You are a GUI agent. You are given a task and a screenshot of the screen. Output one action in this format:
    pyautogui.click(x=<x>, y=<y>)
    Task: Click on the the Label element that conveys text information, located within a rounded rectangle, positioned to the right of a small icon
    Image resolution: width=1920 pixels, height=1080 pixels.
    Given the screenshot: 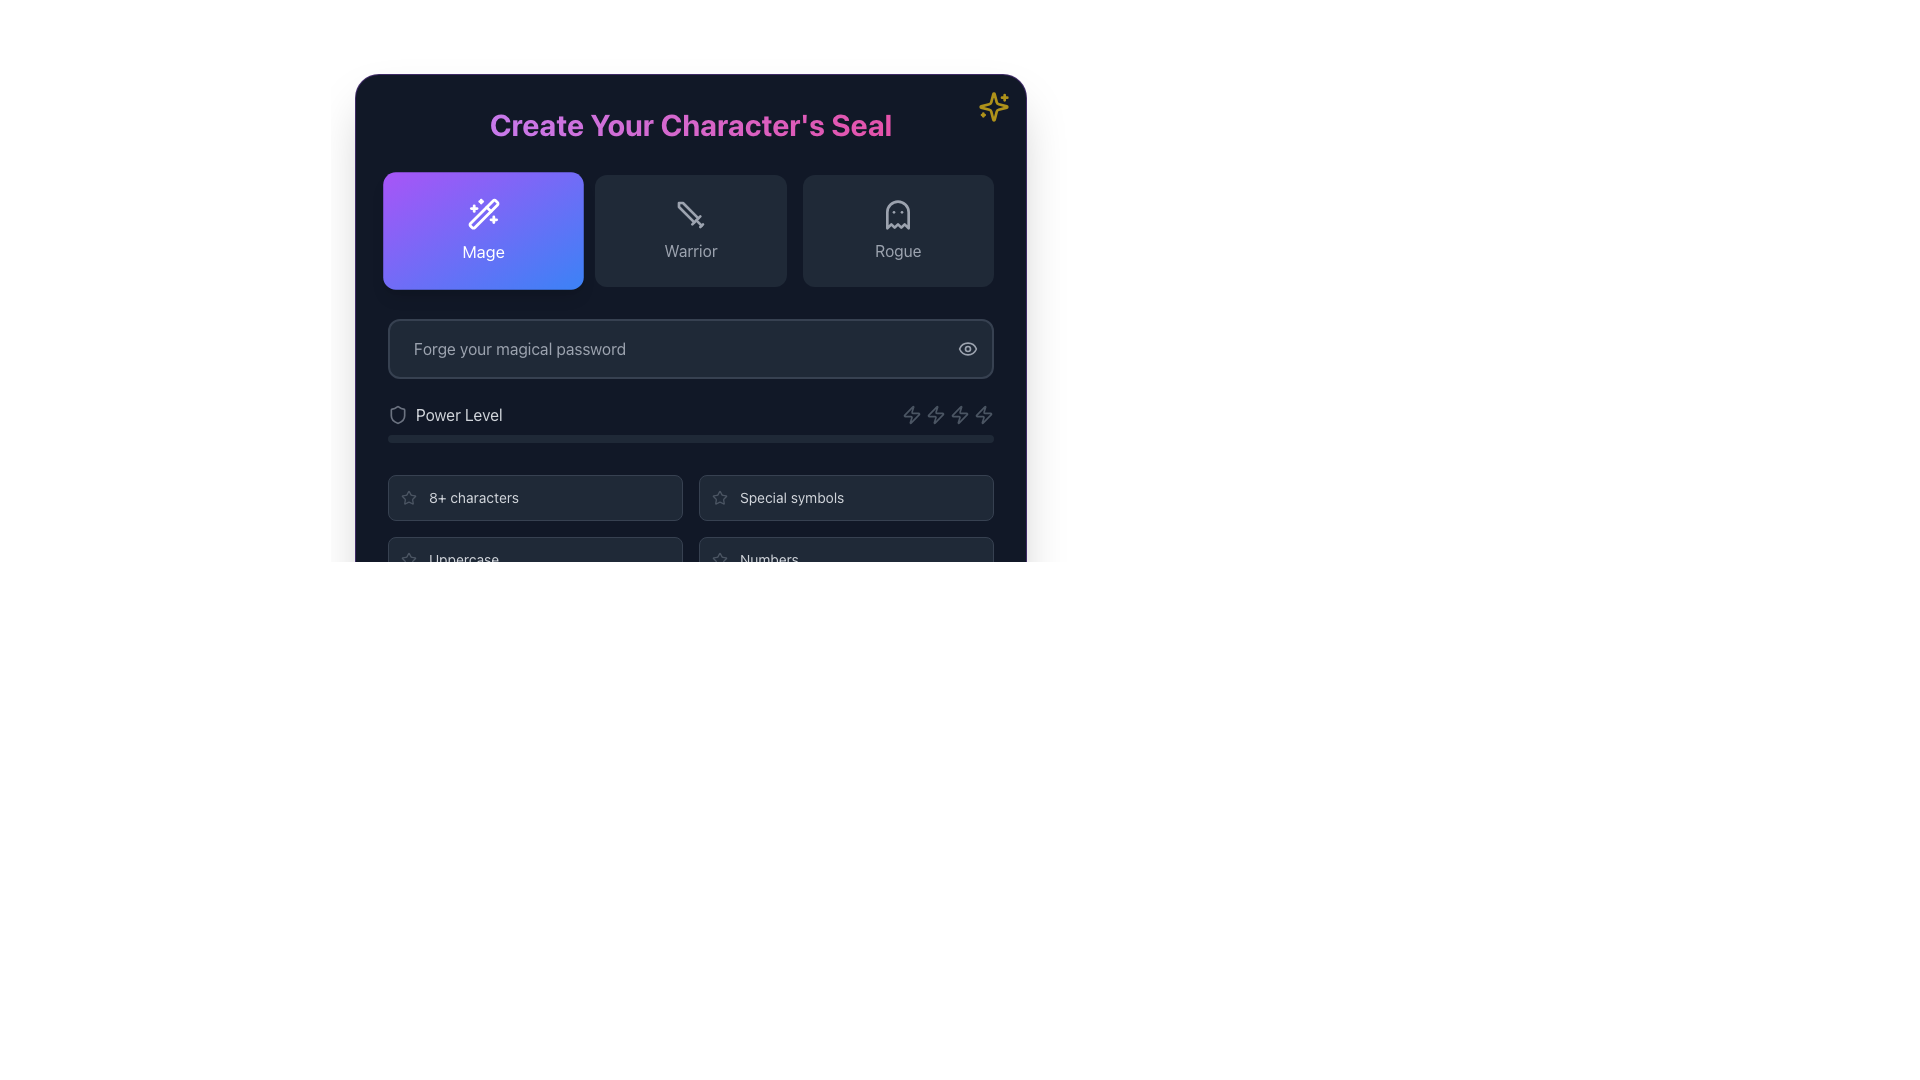 What is the action you would take?
    pyautogui.click(x=791, y=496)
    